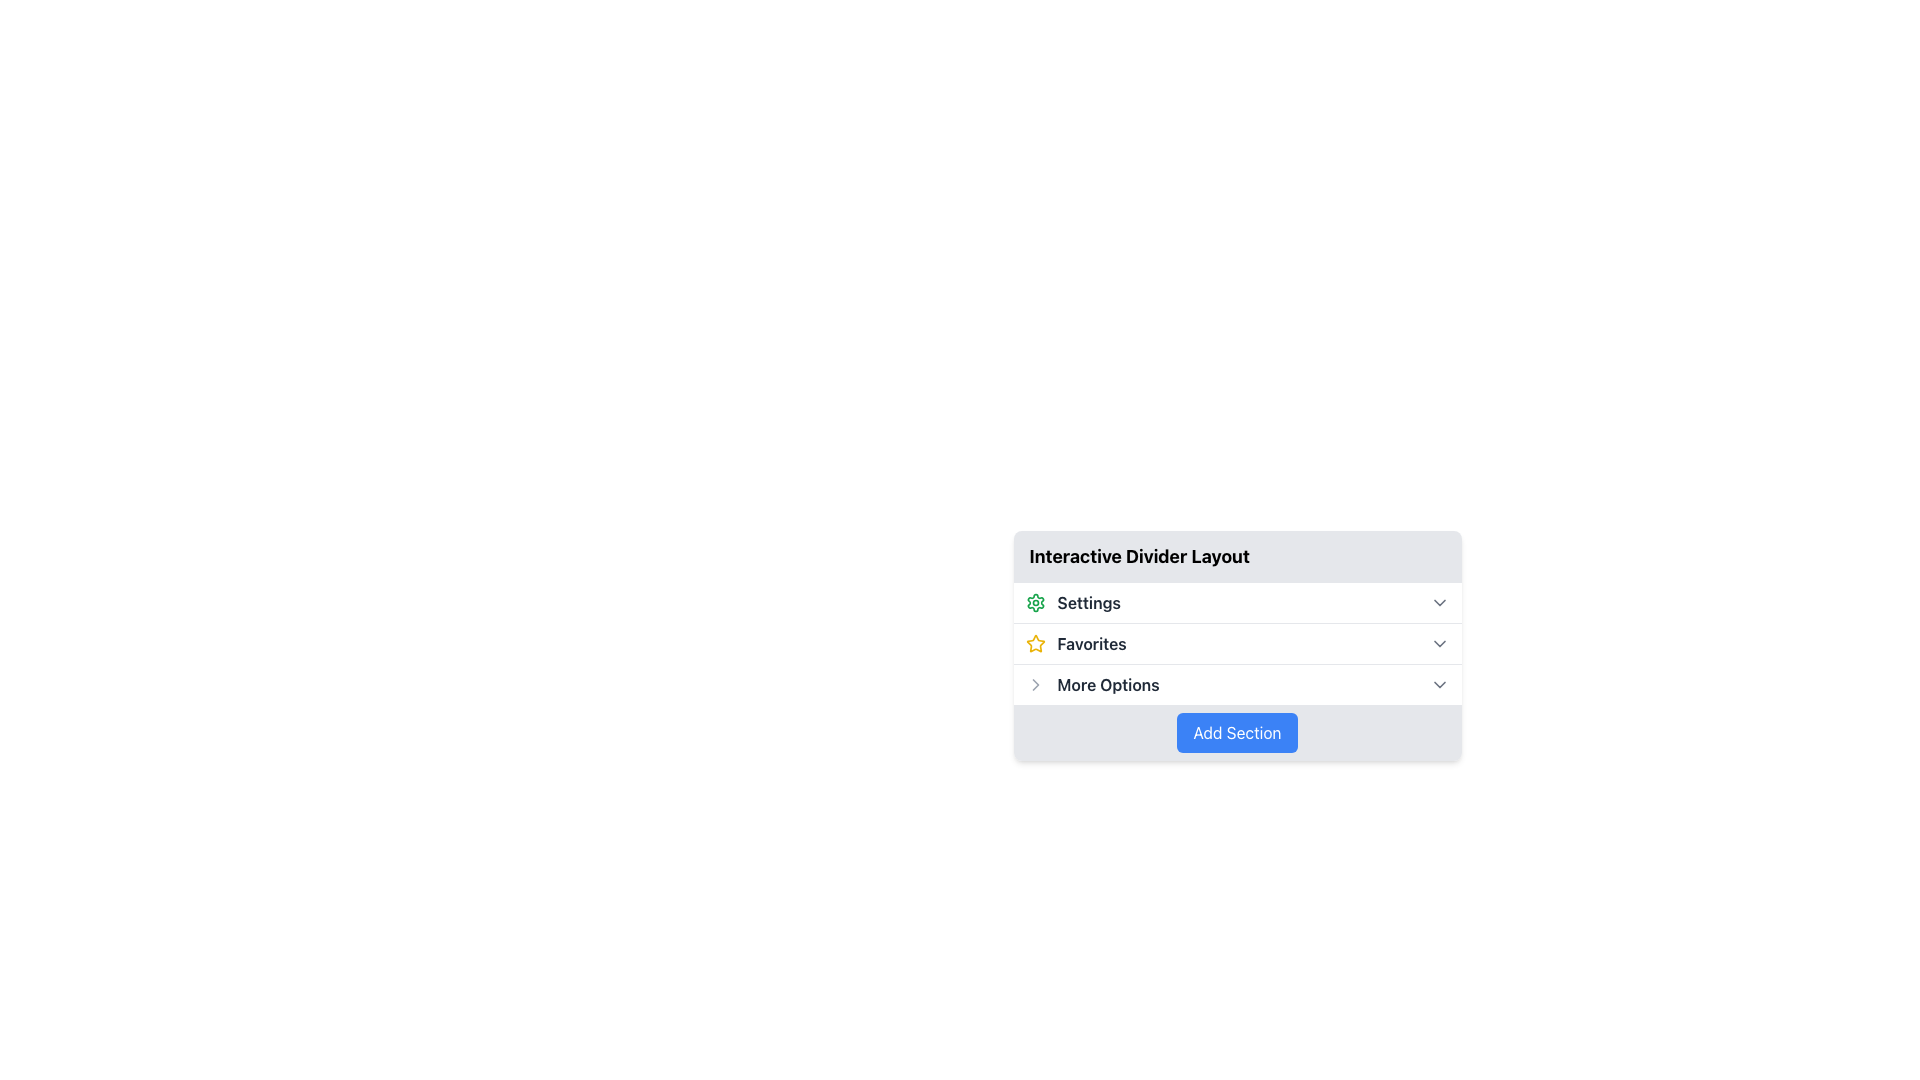 Image resolution: width=1920 pixels, height=1080 pixels. I want to click on the gray downward-pointing chevron icon at the right end of the 'Settings' row, so click(1438, 601).